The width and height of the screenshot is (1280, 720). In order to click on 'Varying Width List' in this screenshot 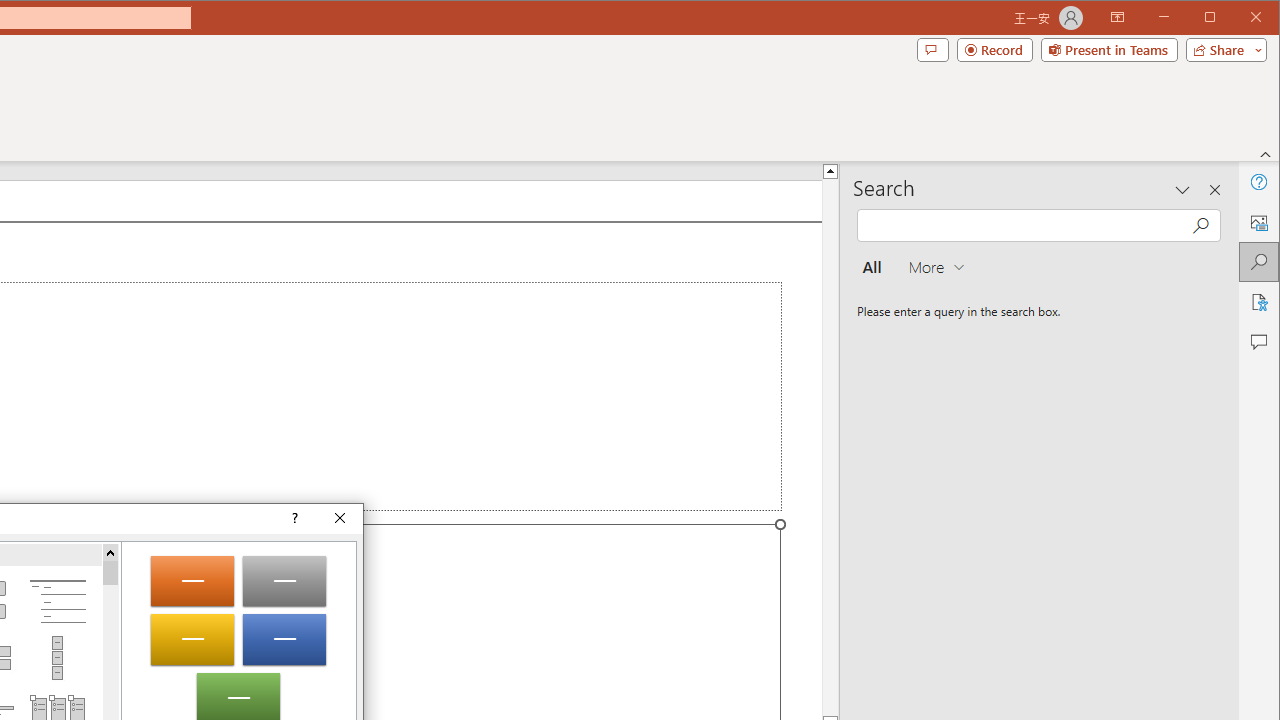, I will do `click(57, 658)`.